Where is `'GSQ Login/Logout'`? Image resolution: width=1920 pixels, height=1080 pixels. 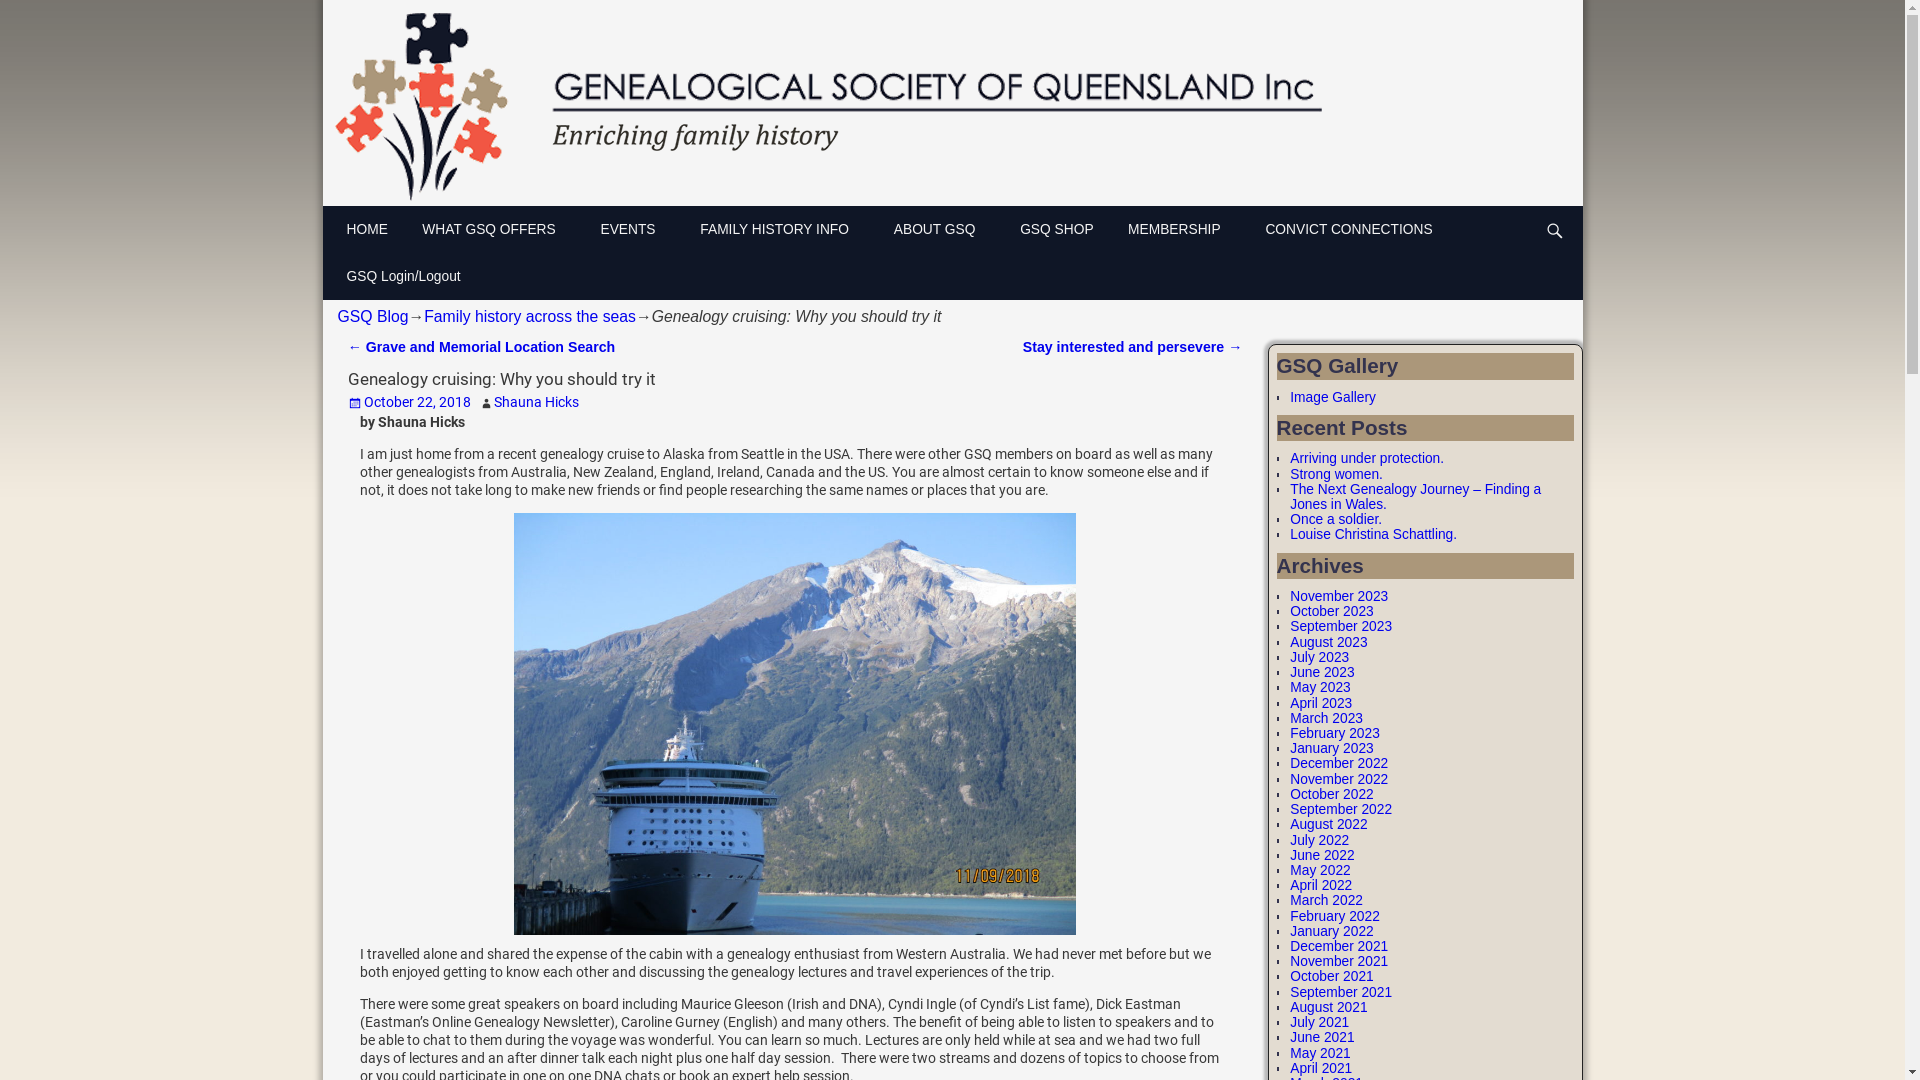 'GSQ Login/Logout' is located at coordinates (408, 276).